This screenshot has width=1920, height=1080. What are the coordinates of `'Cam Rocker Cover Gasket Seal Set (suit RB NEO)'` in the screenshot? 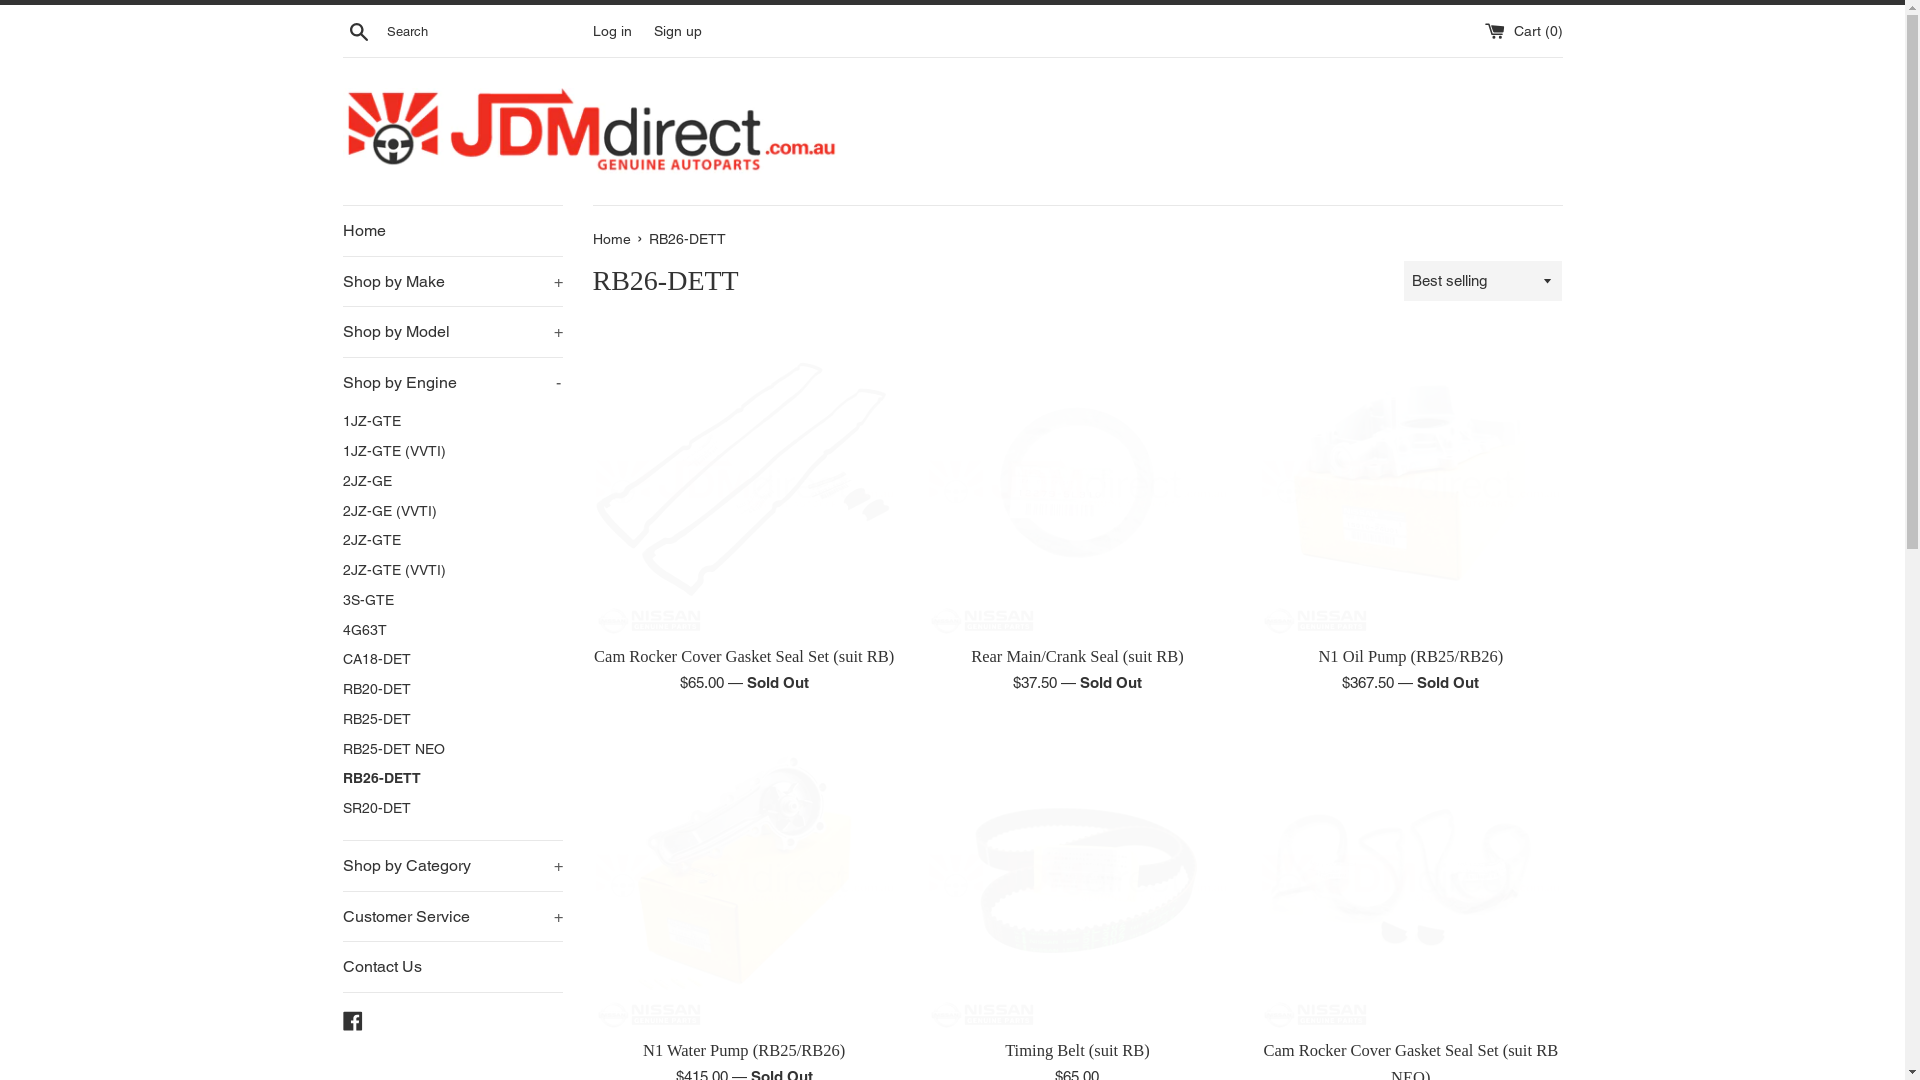 It's located at (1257, 875).